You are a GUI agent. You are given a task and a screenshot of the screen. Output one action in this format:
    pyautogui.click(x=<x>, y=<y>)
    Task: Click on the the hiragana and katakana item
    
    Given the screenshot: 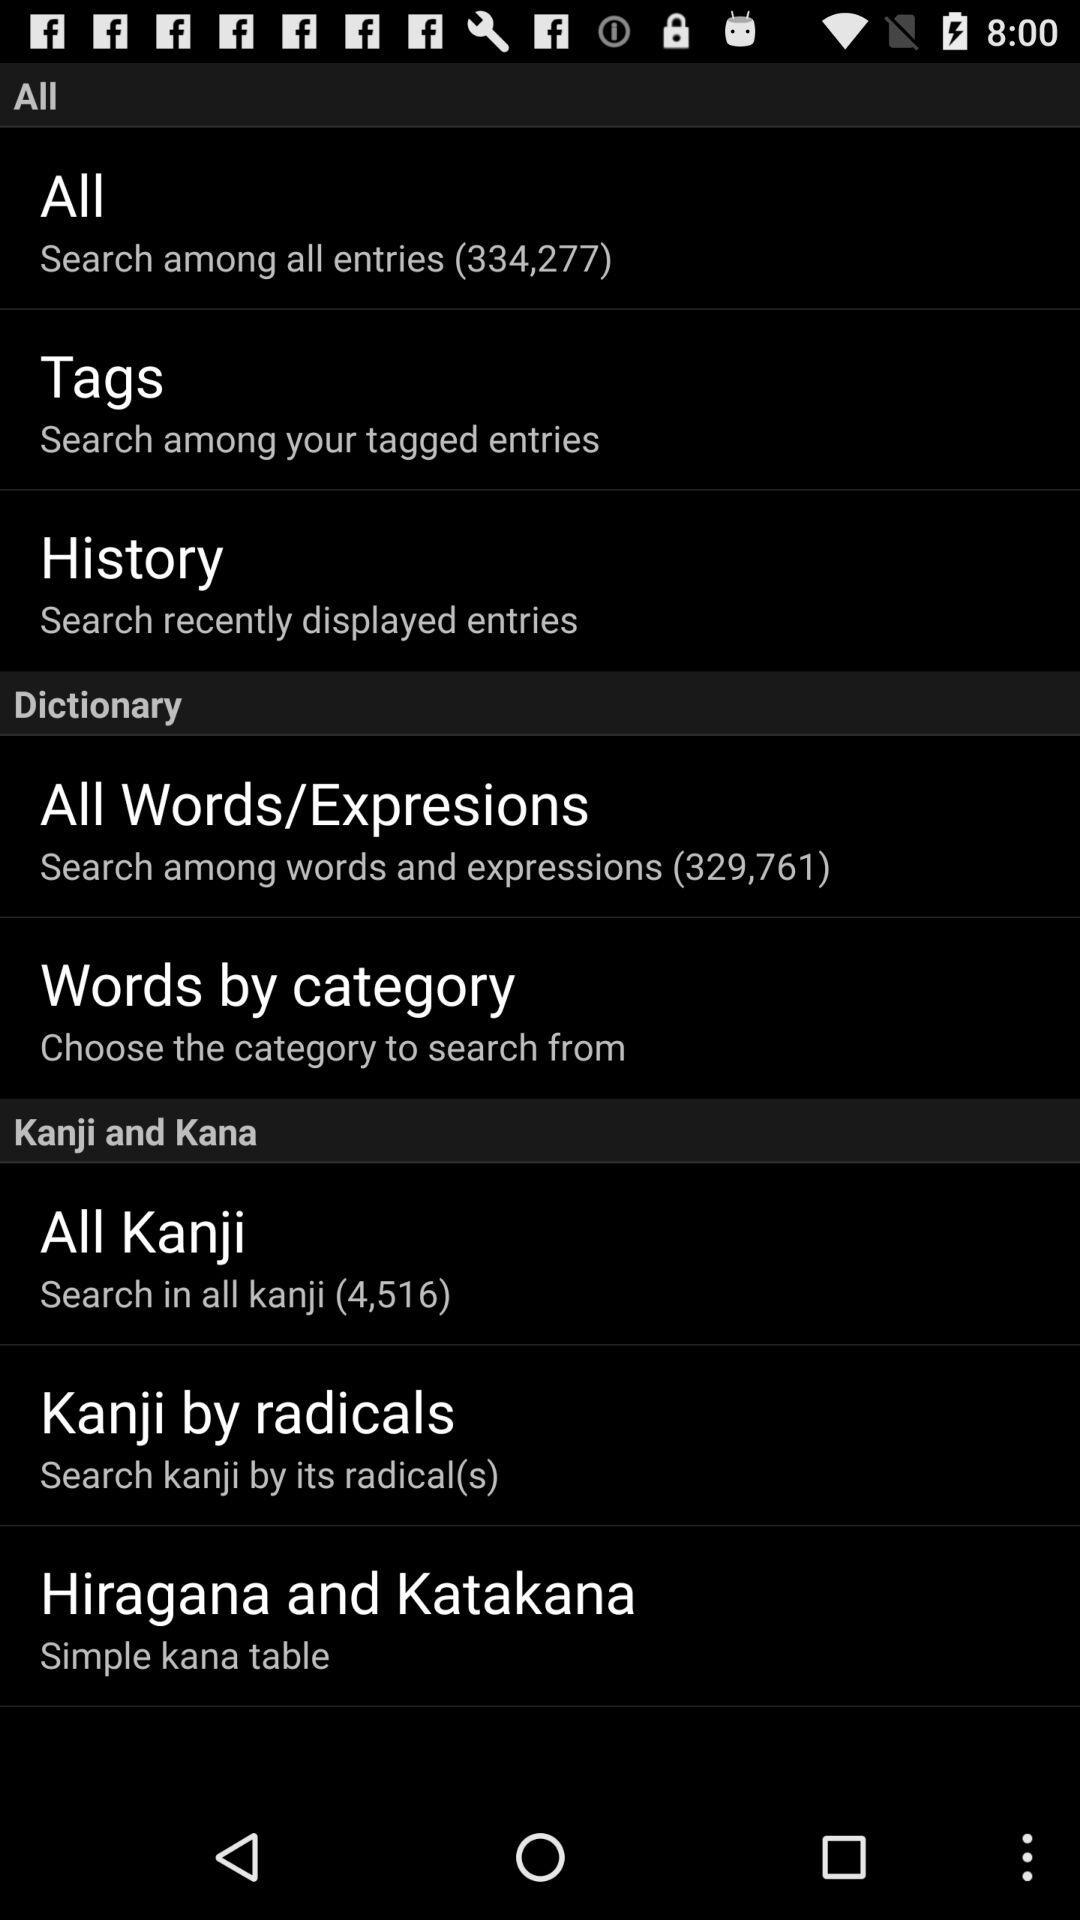 What is the action you would take?
    pyautogui.click(x=559, y=1590)
    